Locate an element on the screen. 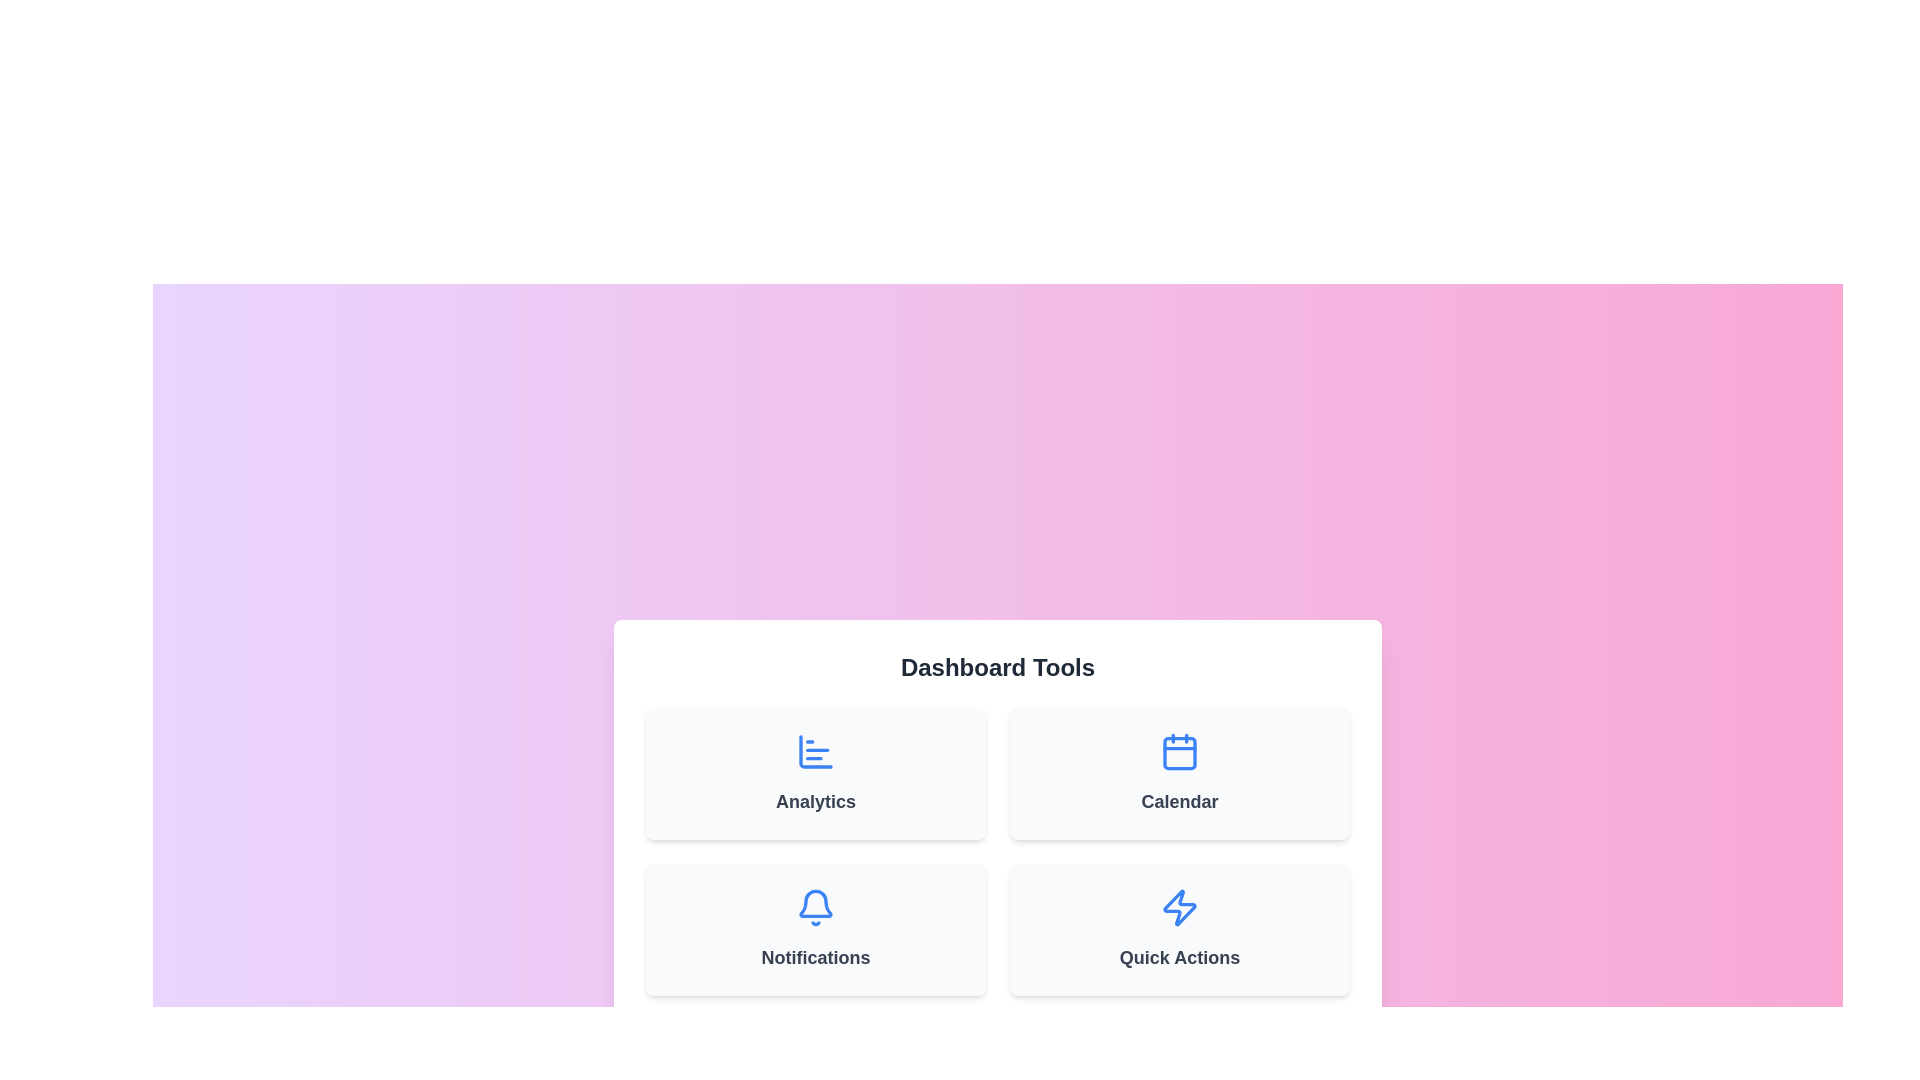 Image resolution: width=1920 pixels, height=1080 pixels. the fourth Clickable Card UI component located in the bottom-right part of the grid layout is located at coordinates (1180, 929).